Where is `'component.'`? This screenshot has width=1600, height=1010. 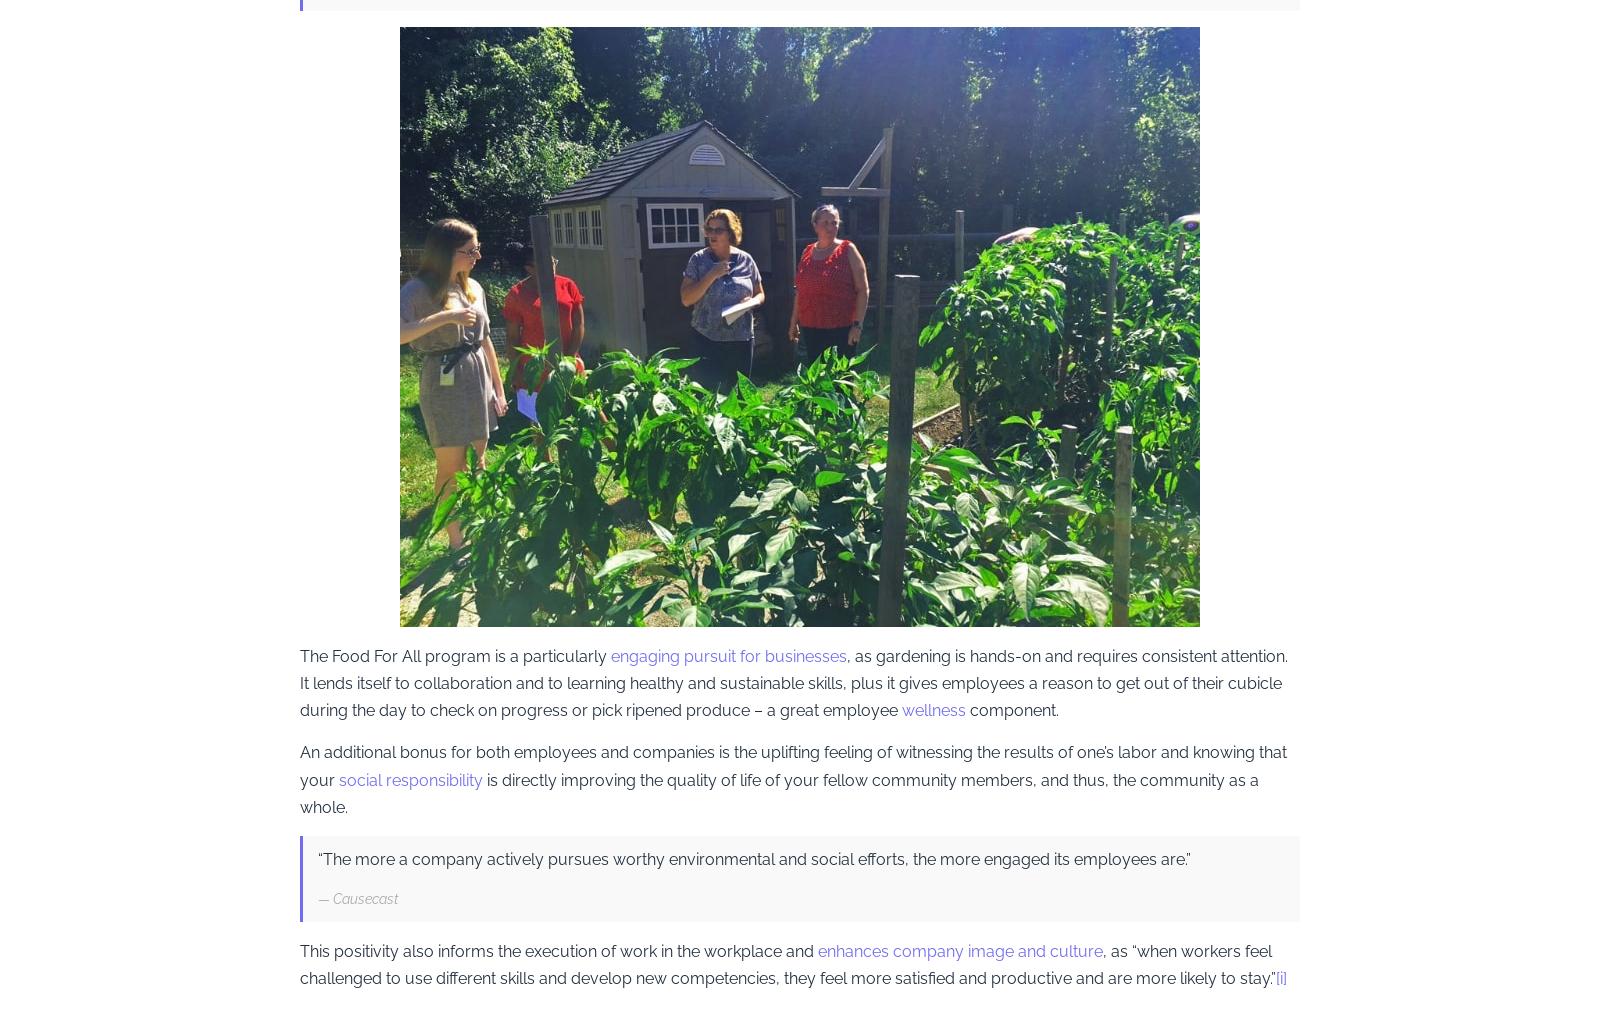 'component.' is located at coordinates (1014, 709).